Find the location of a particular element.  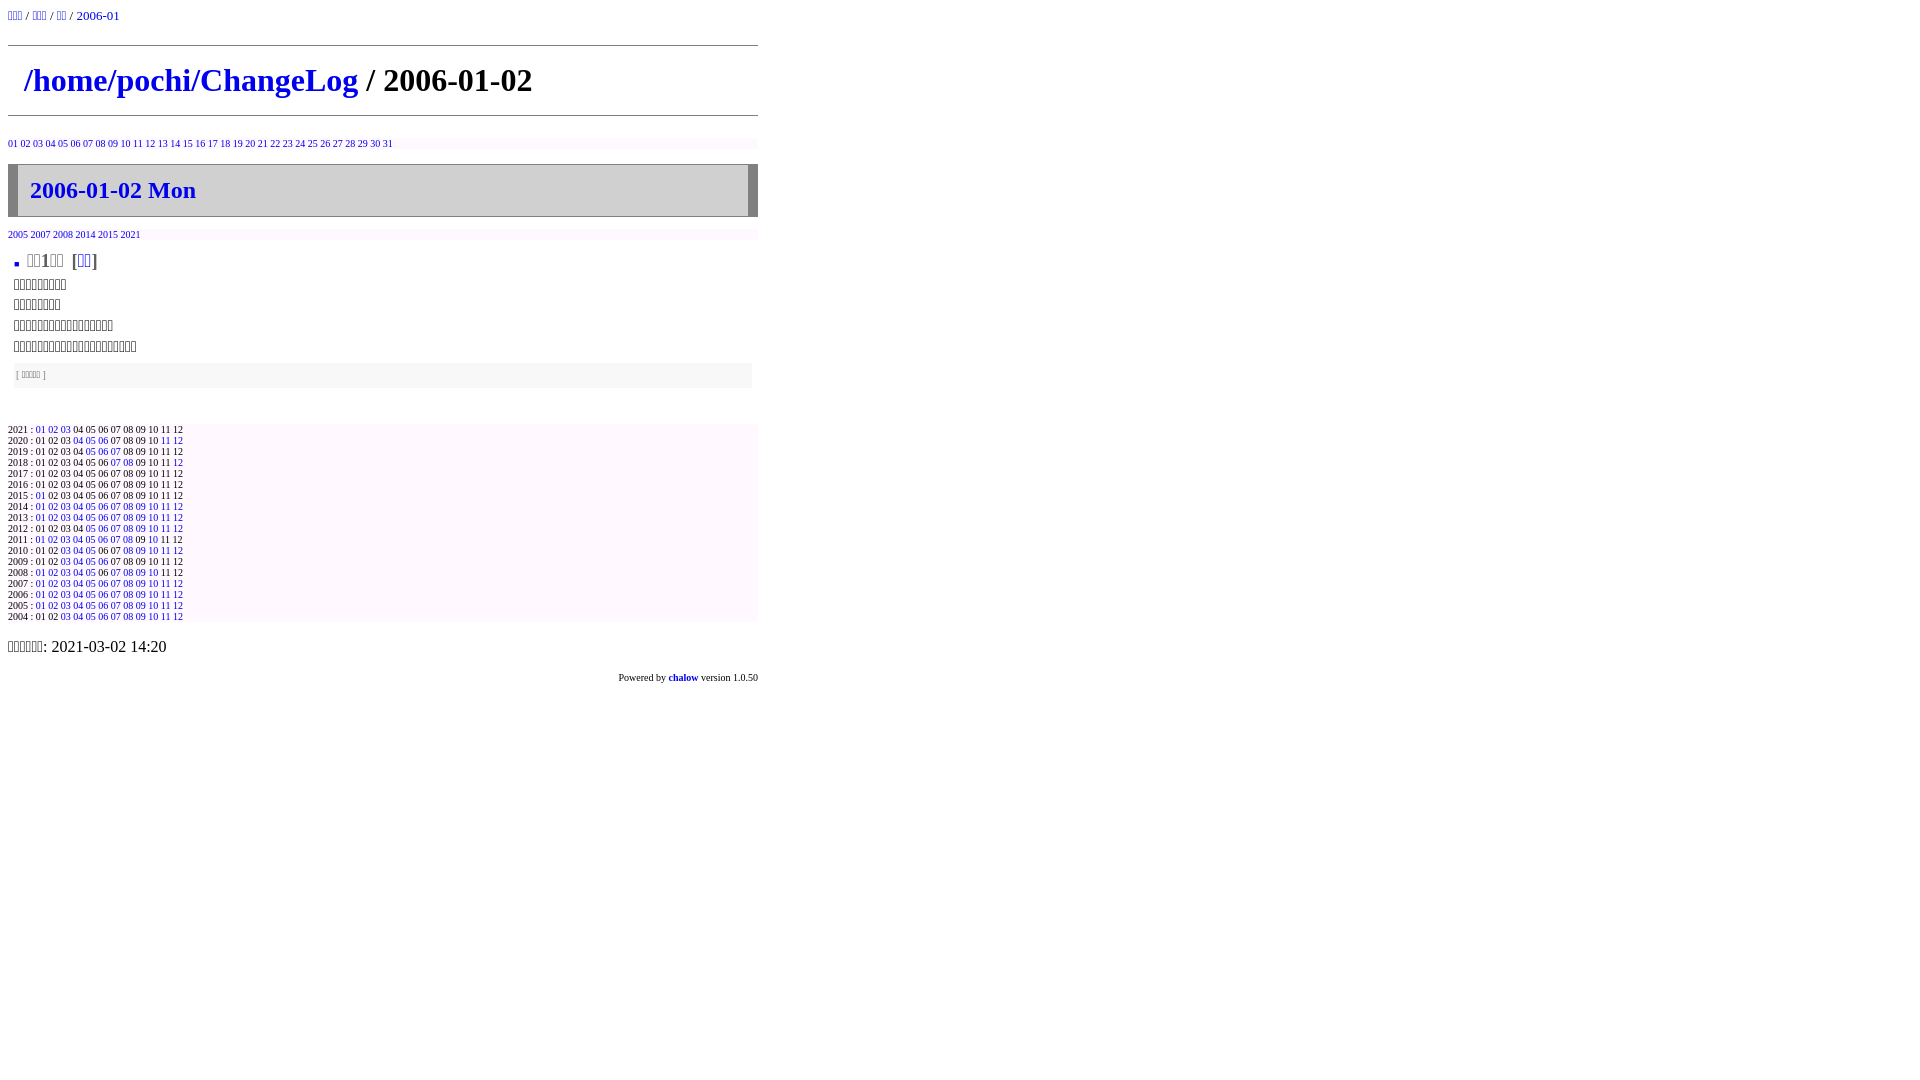

'23' is located at coordinates (282, 142).